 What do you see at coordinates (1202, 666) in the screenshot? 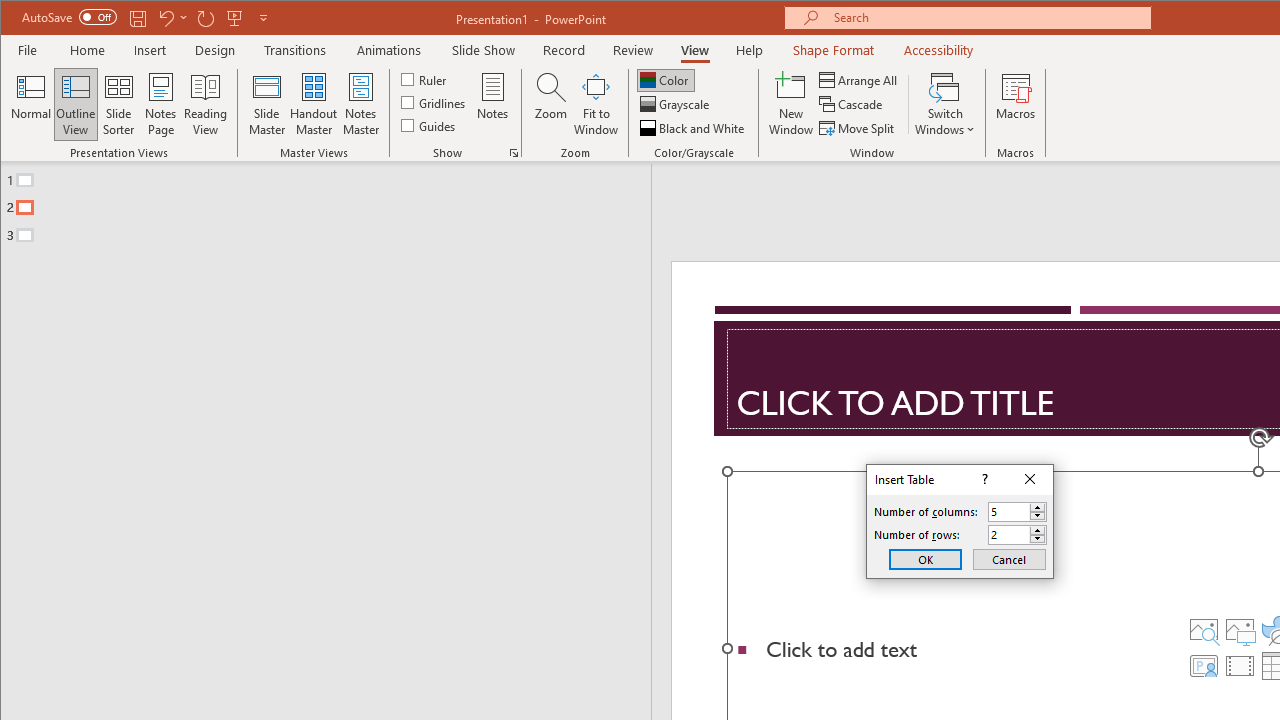
I see `'Insert Cameo'` at bounding box center [1202, 666].